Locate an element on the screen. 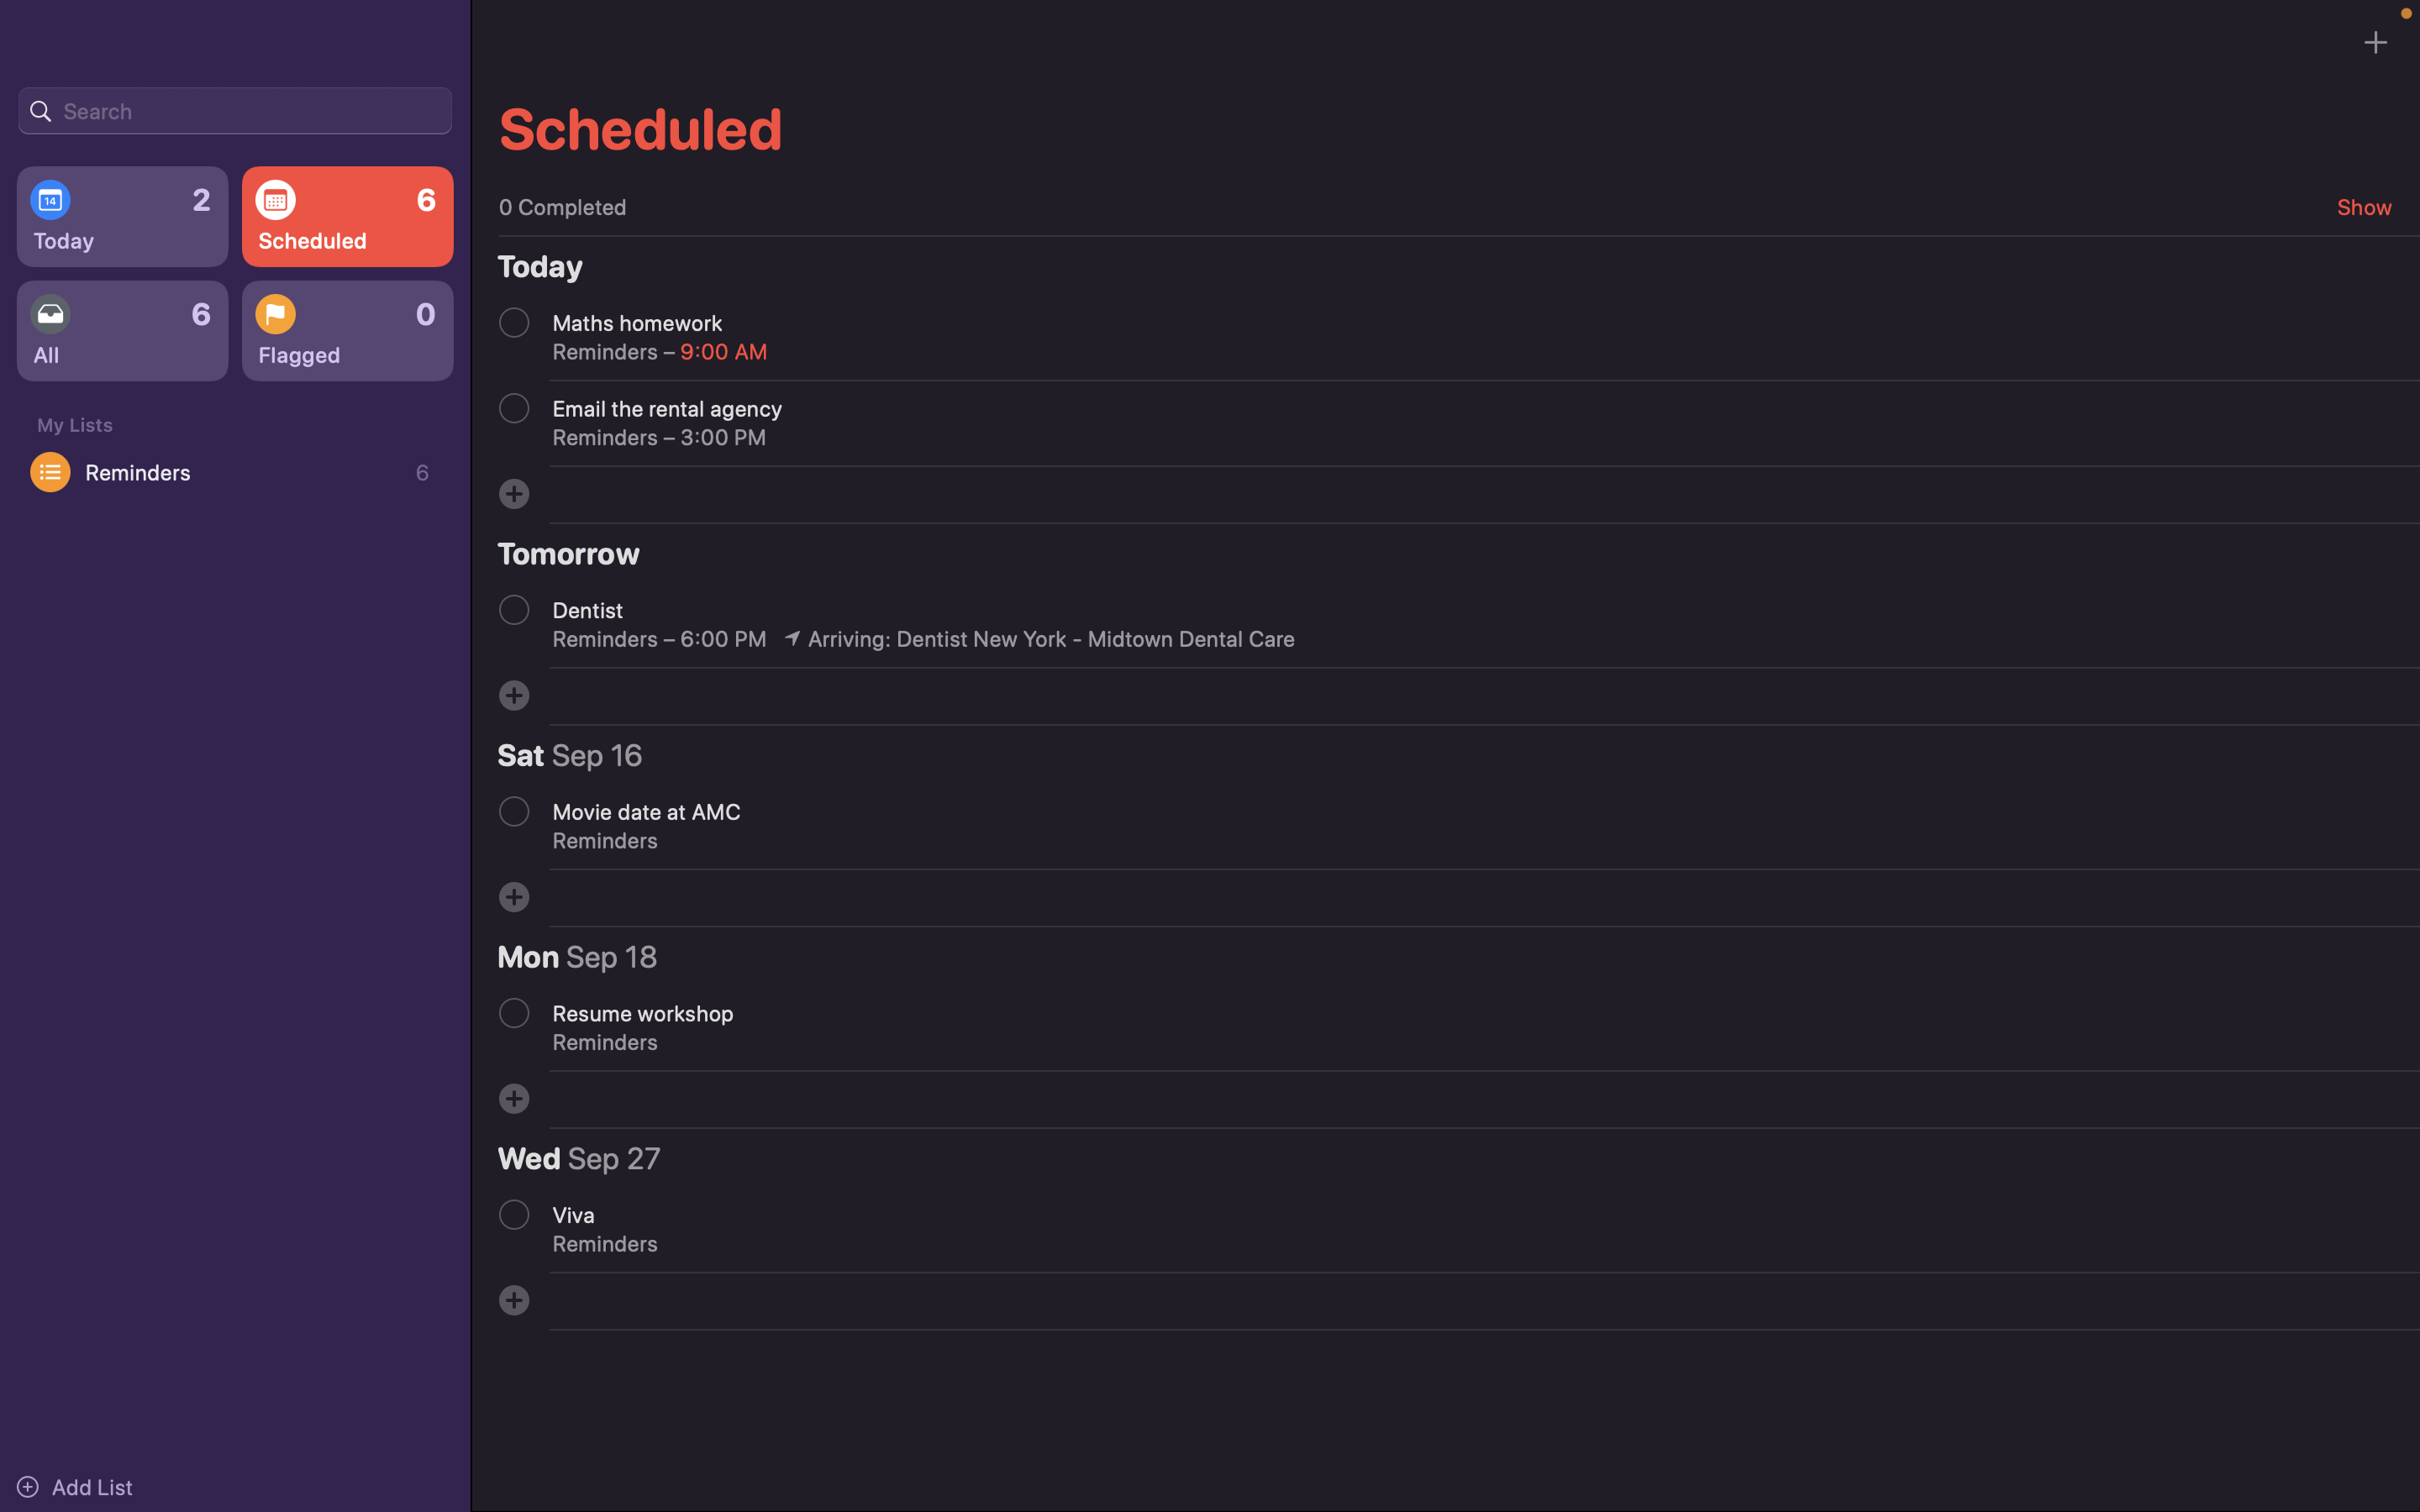 The width and height of the screenshot is (2420, 1512). Plan an event with customers for next week is located at coordinates (513, 492).